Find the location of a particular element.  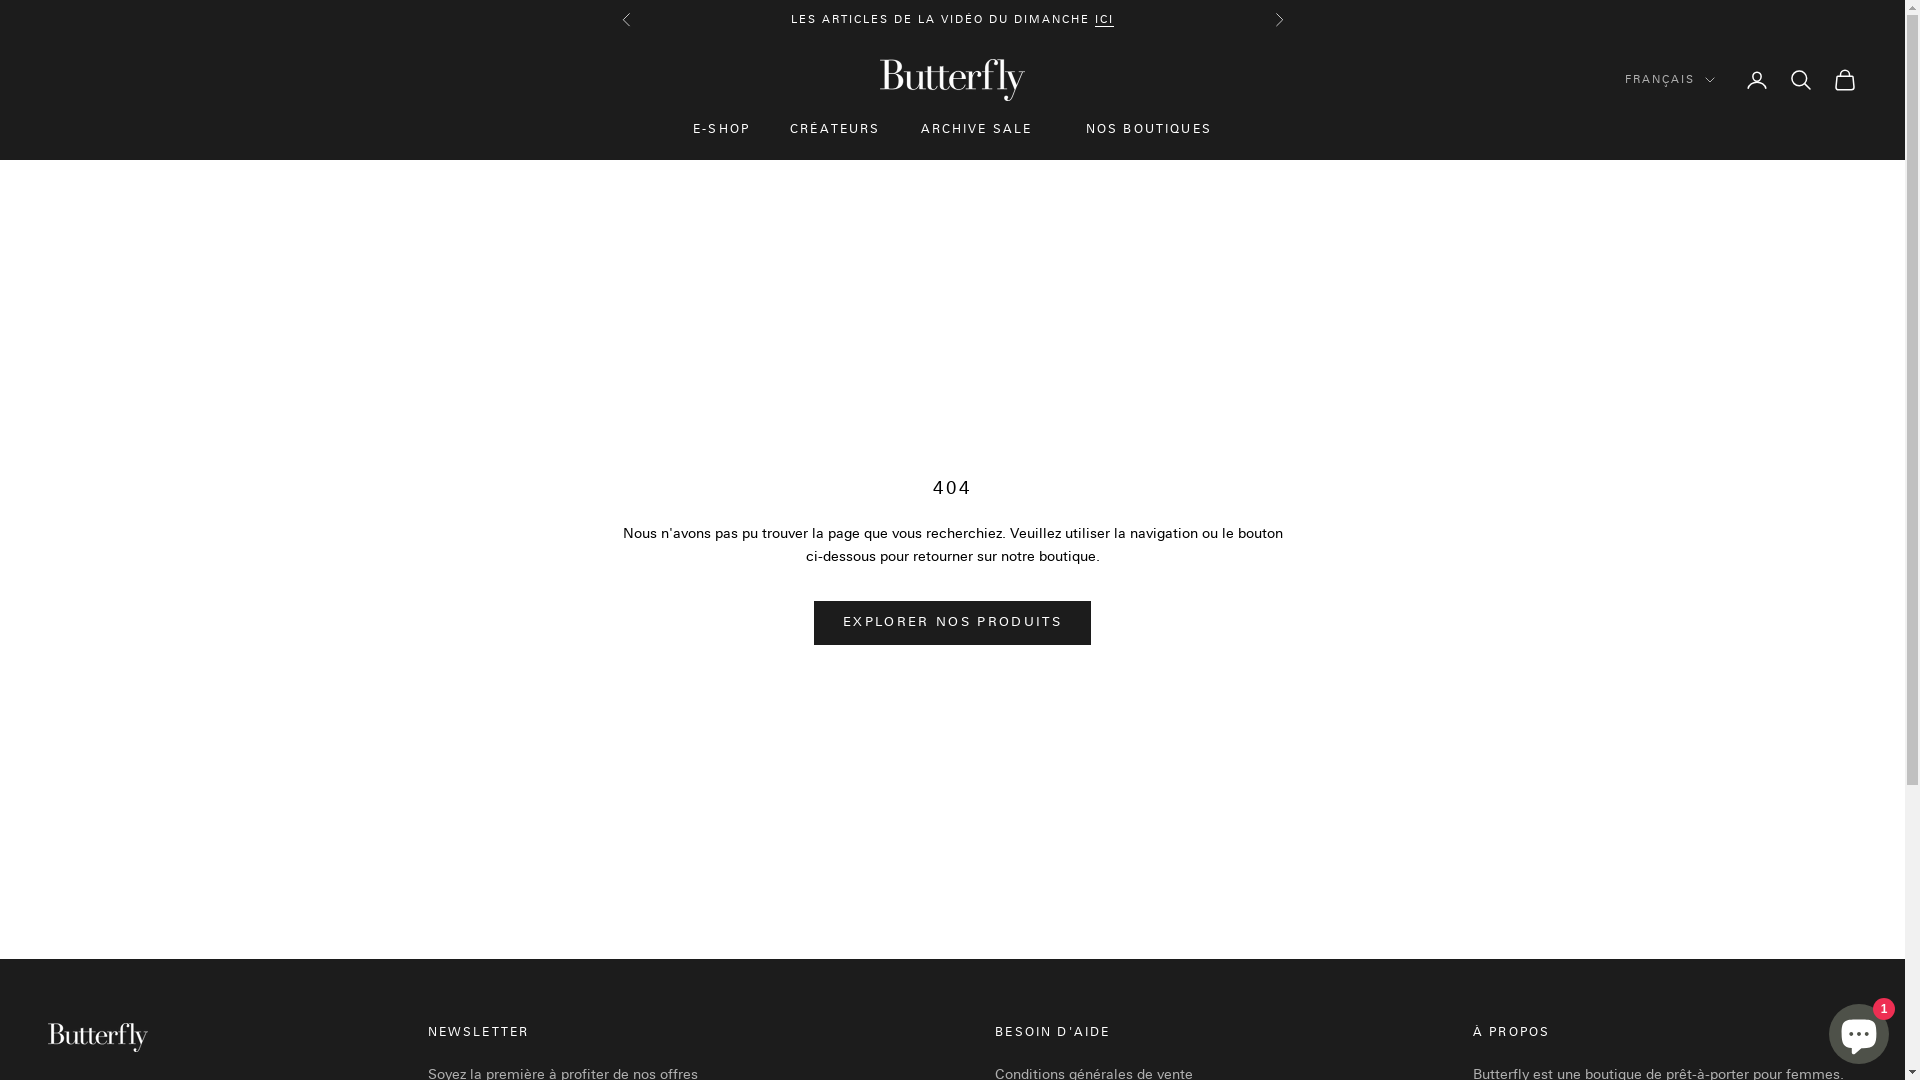

'Suivant' is located at coordinates (1276, 19).